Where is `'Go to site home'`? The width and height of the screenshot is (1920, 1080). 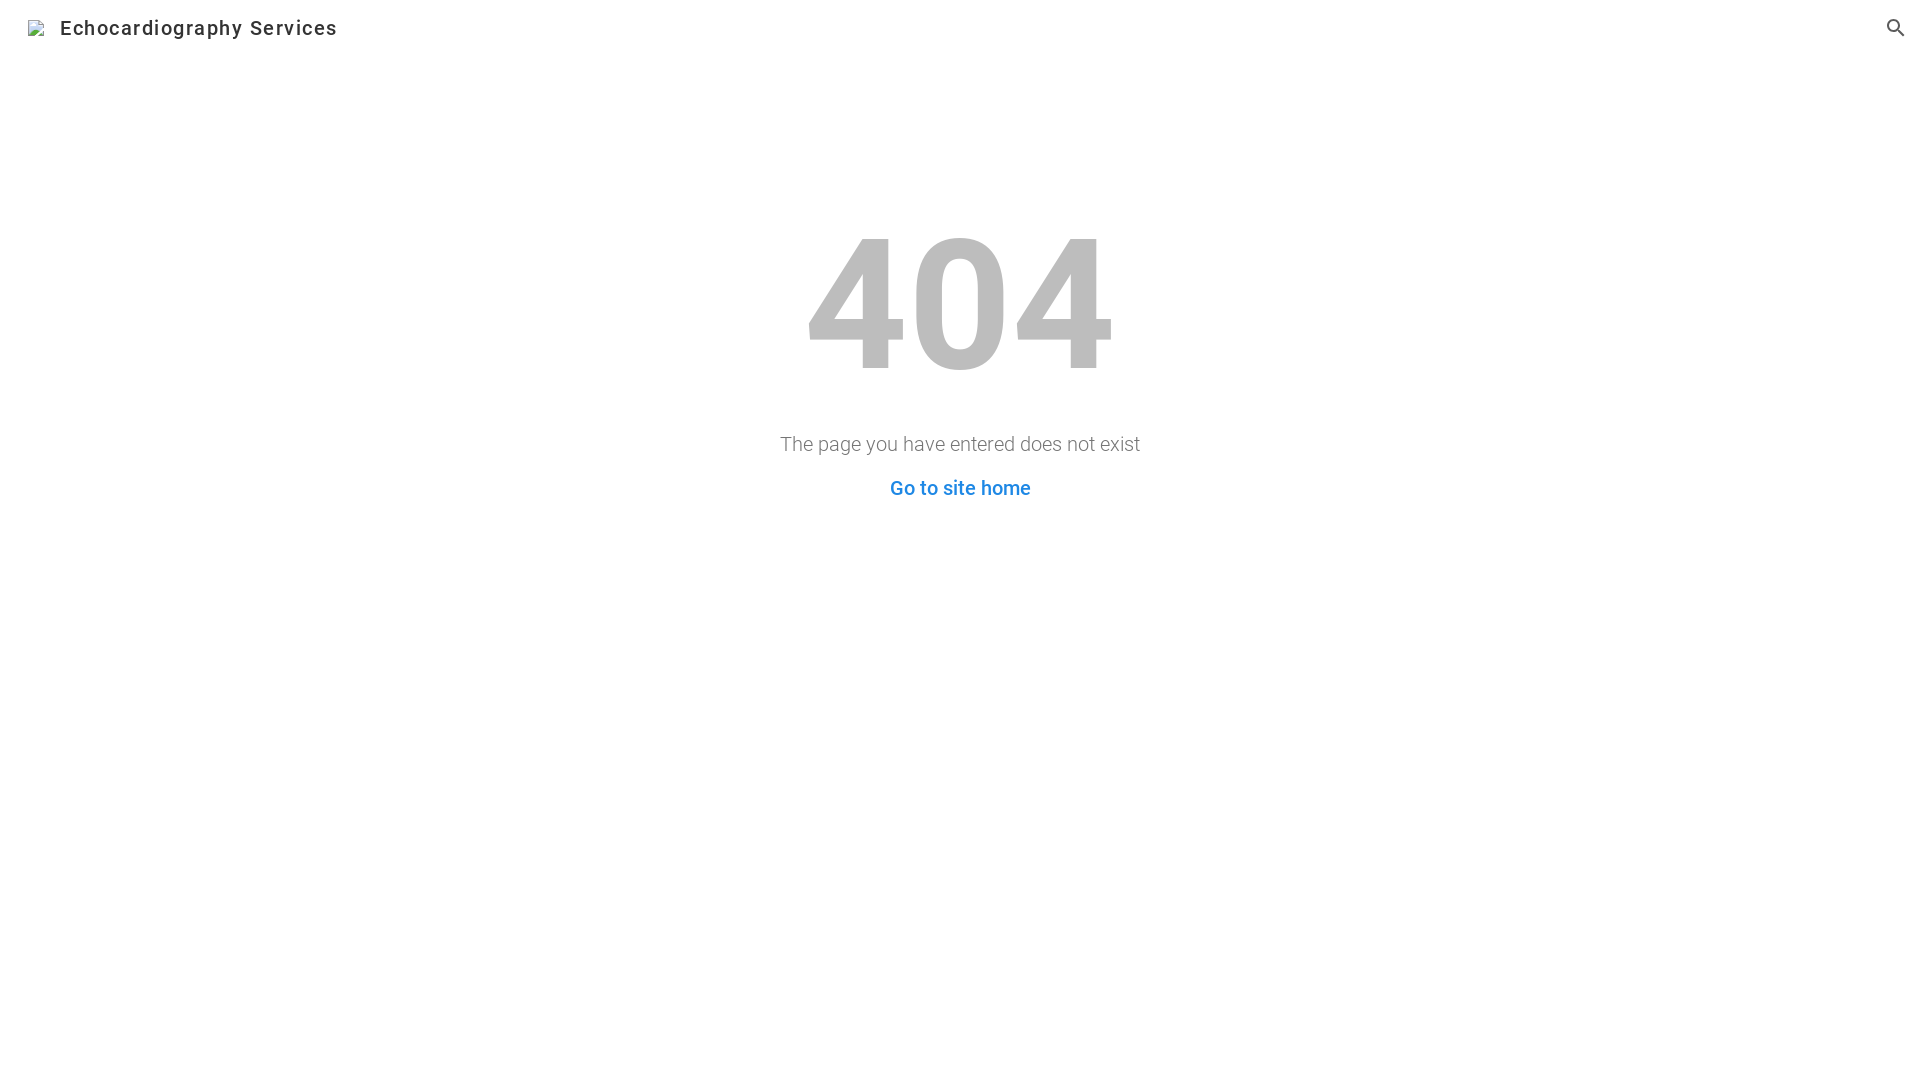
'Go to site home' is located at coordinates (960, 488).